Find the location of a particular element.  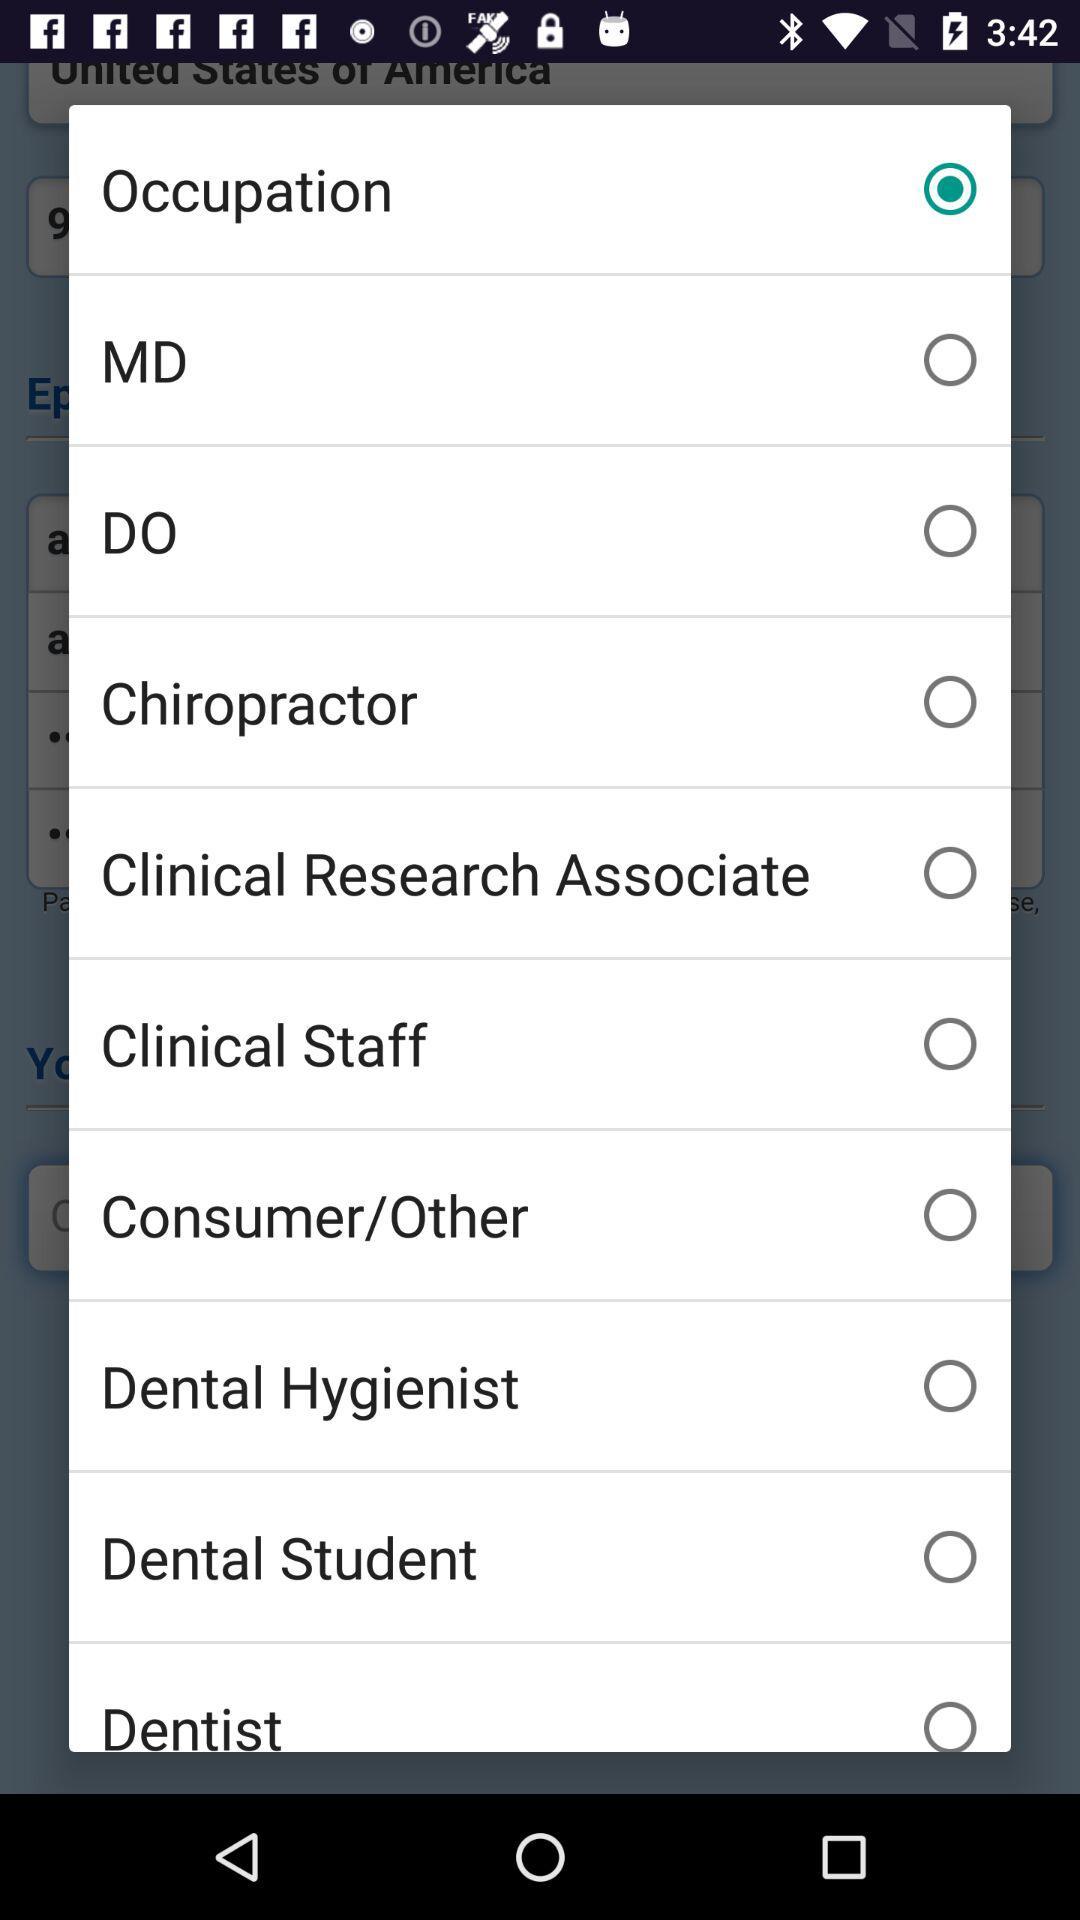

icon above chiropractor icon is located at coordinates (540, 531).